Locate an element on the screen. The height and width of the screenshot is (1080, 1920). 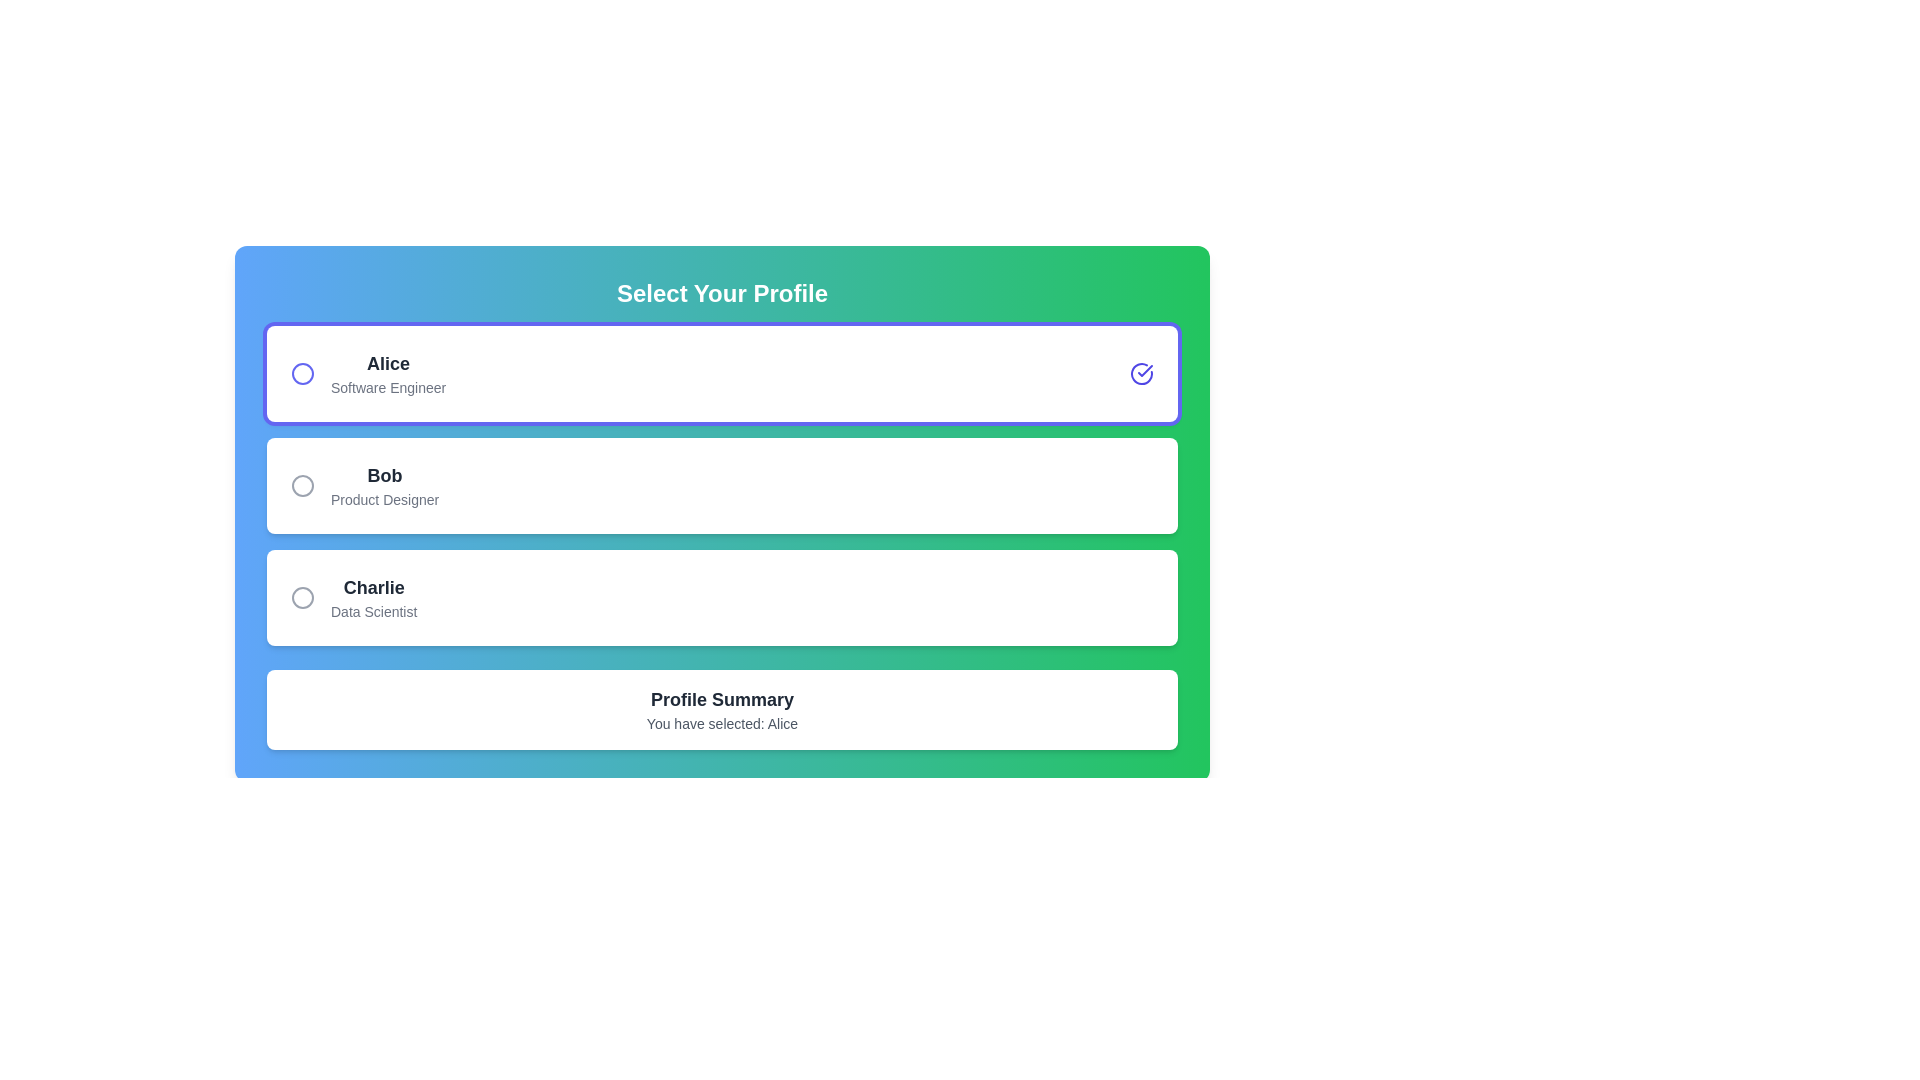
the text label that describes the role or profession associated with the profile name 'Alice', located directly beneath it in the first profile card of a vertically stacked list of profiles is located at coordinates (388, 388).